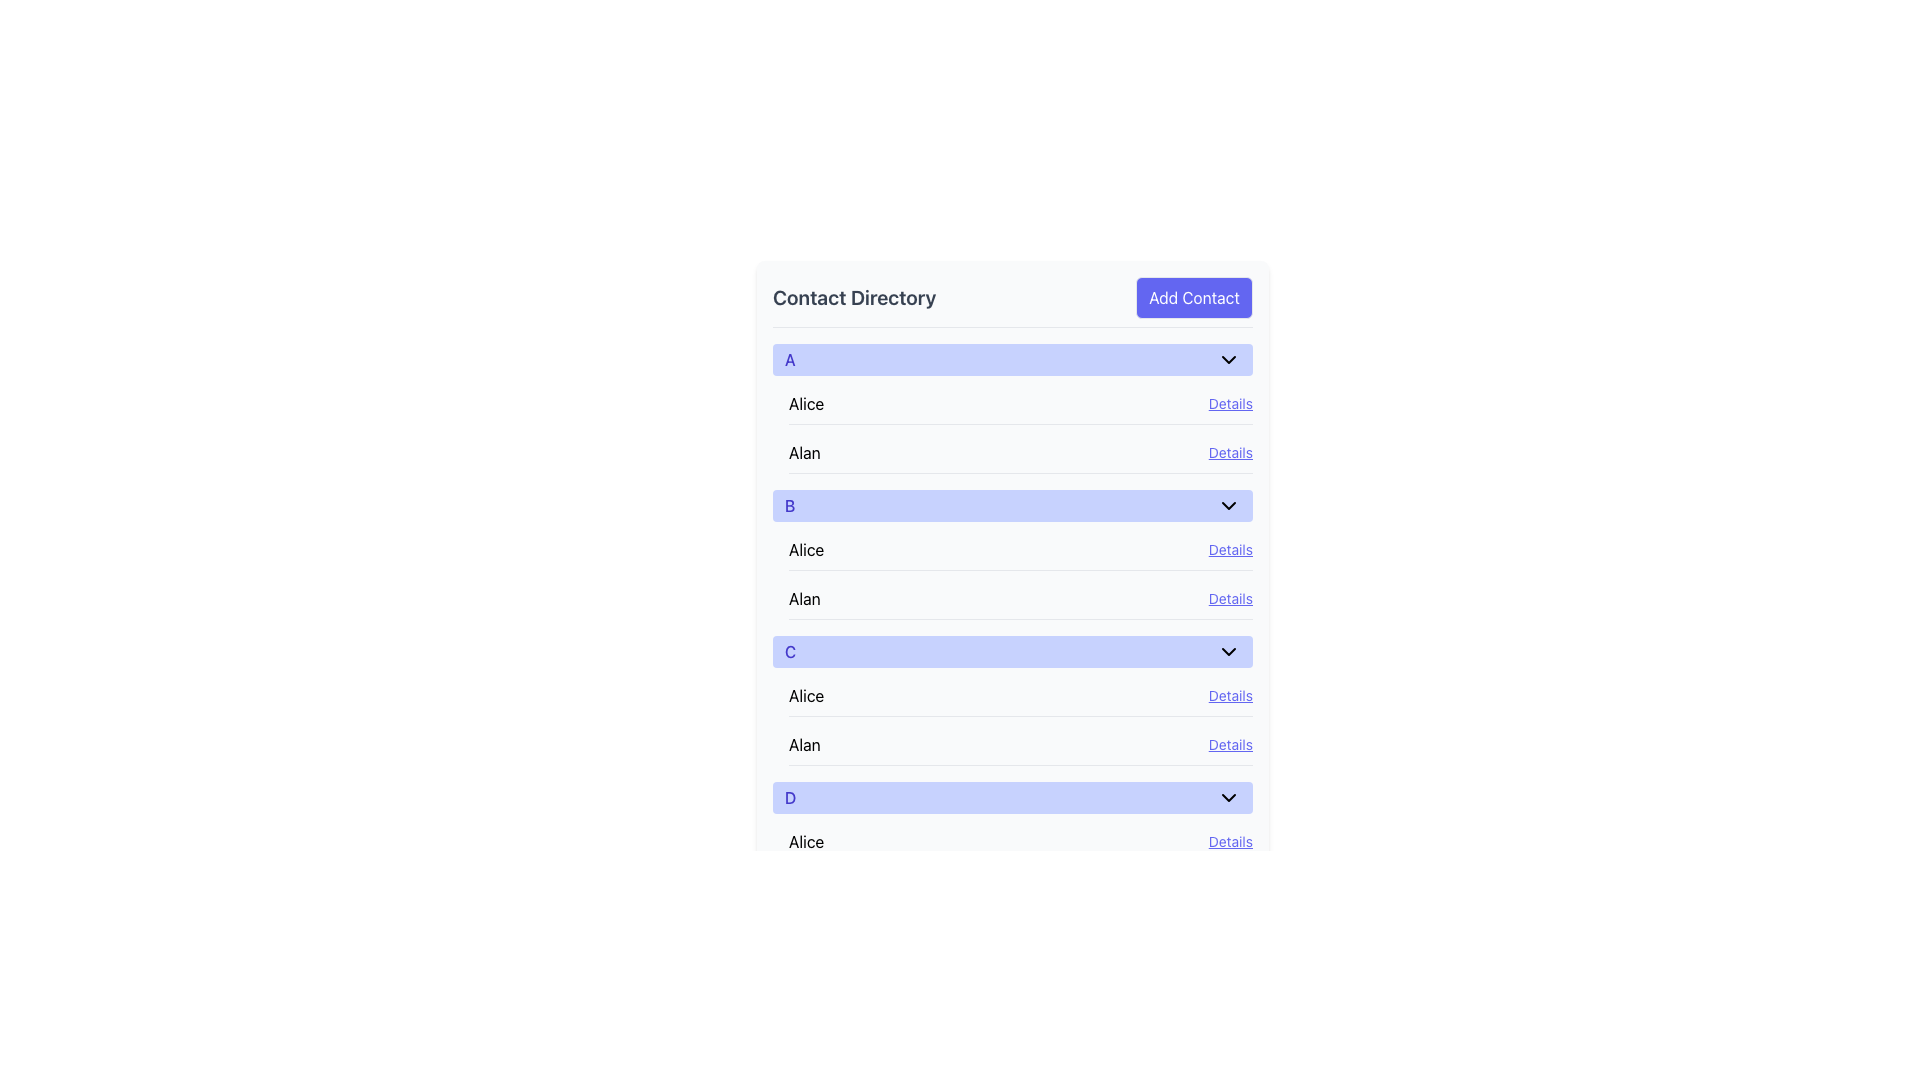 The width and height of the screenshot is (1920, 1080). I want to click on the downward-pointing chevron icon with a black outline in the blue header labeled 'C', so click(1227, 651).